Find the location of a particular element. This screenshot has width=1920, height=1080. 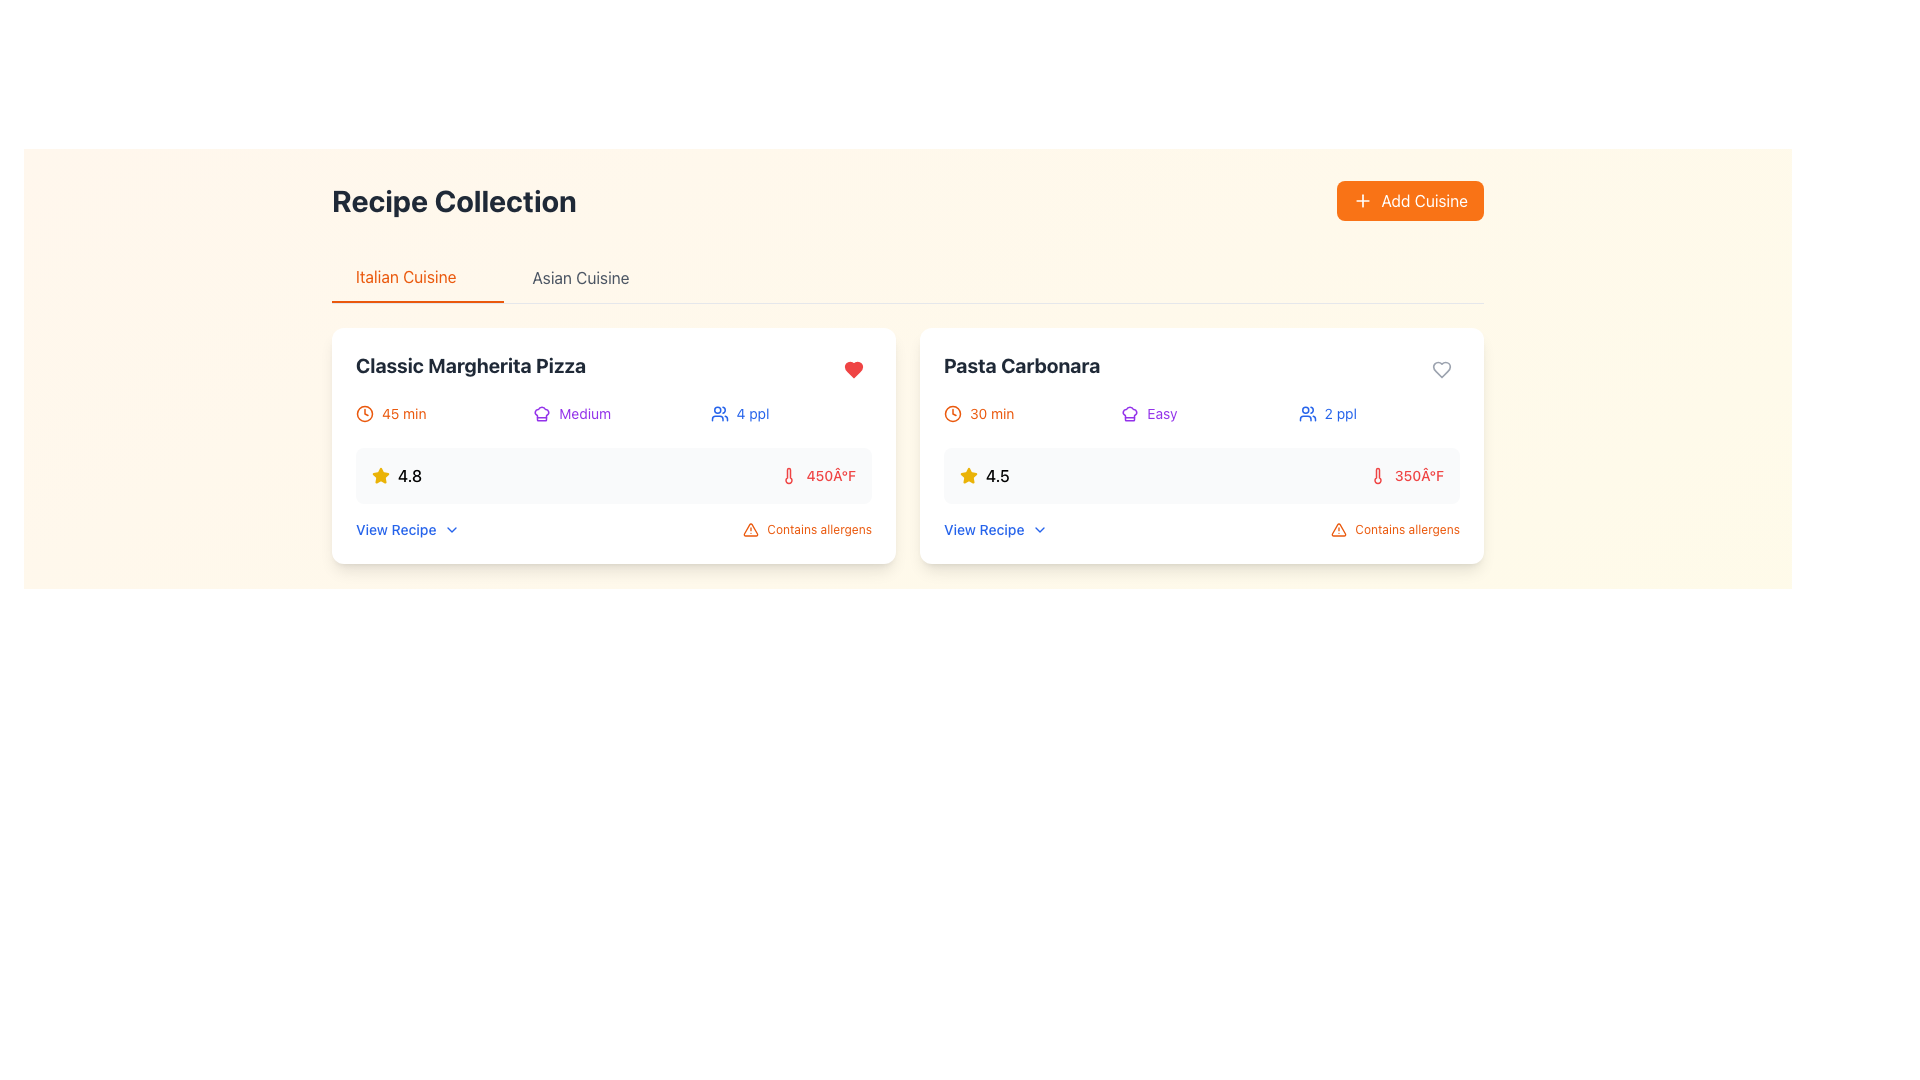

the yellow star icon located to the left of the rating value '4.8' in the card for the 'Classic Margherita Pizza' recipe is located at coordinates (969, 475).